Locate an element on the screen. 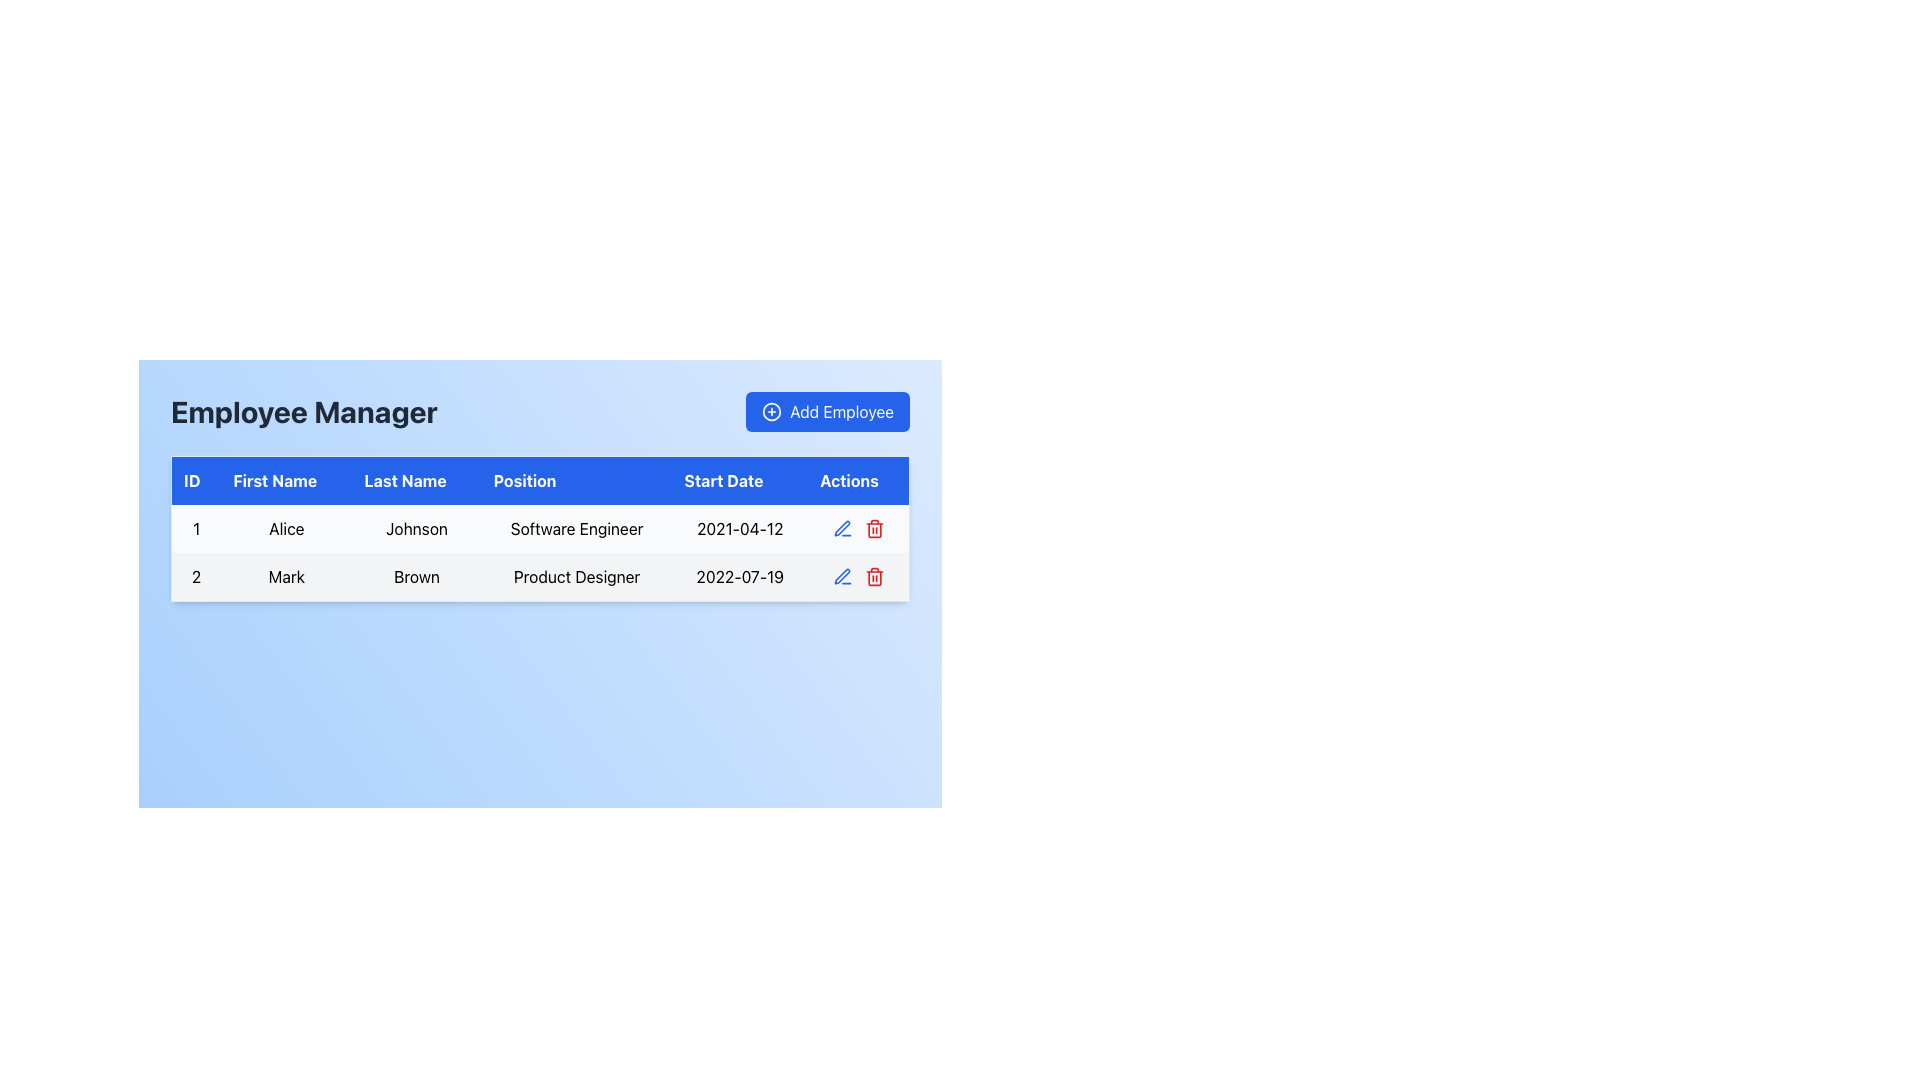 The width and height of the screenshot is (1920, 1080). the circular outline of the 'Add Employee' button located at the top-right corner above a table component is located at coordinates (771, 411).